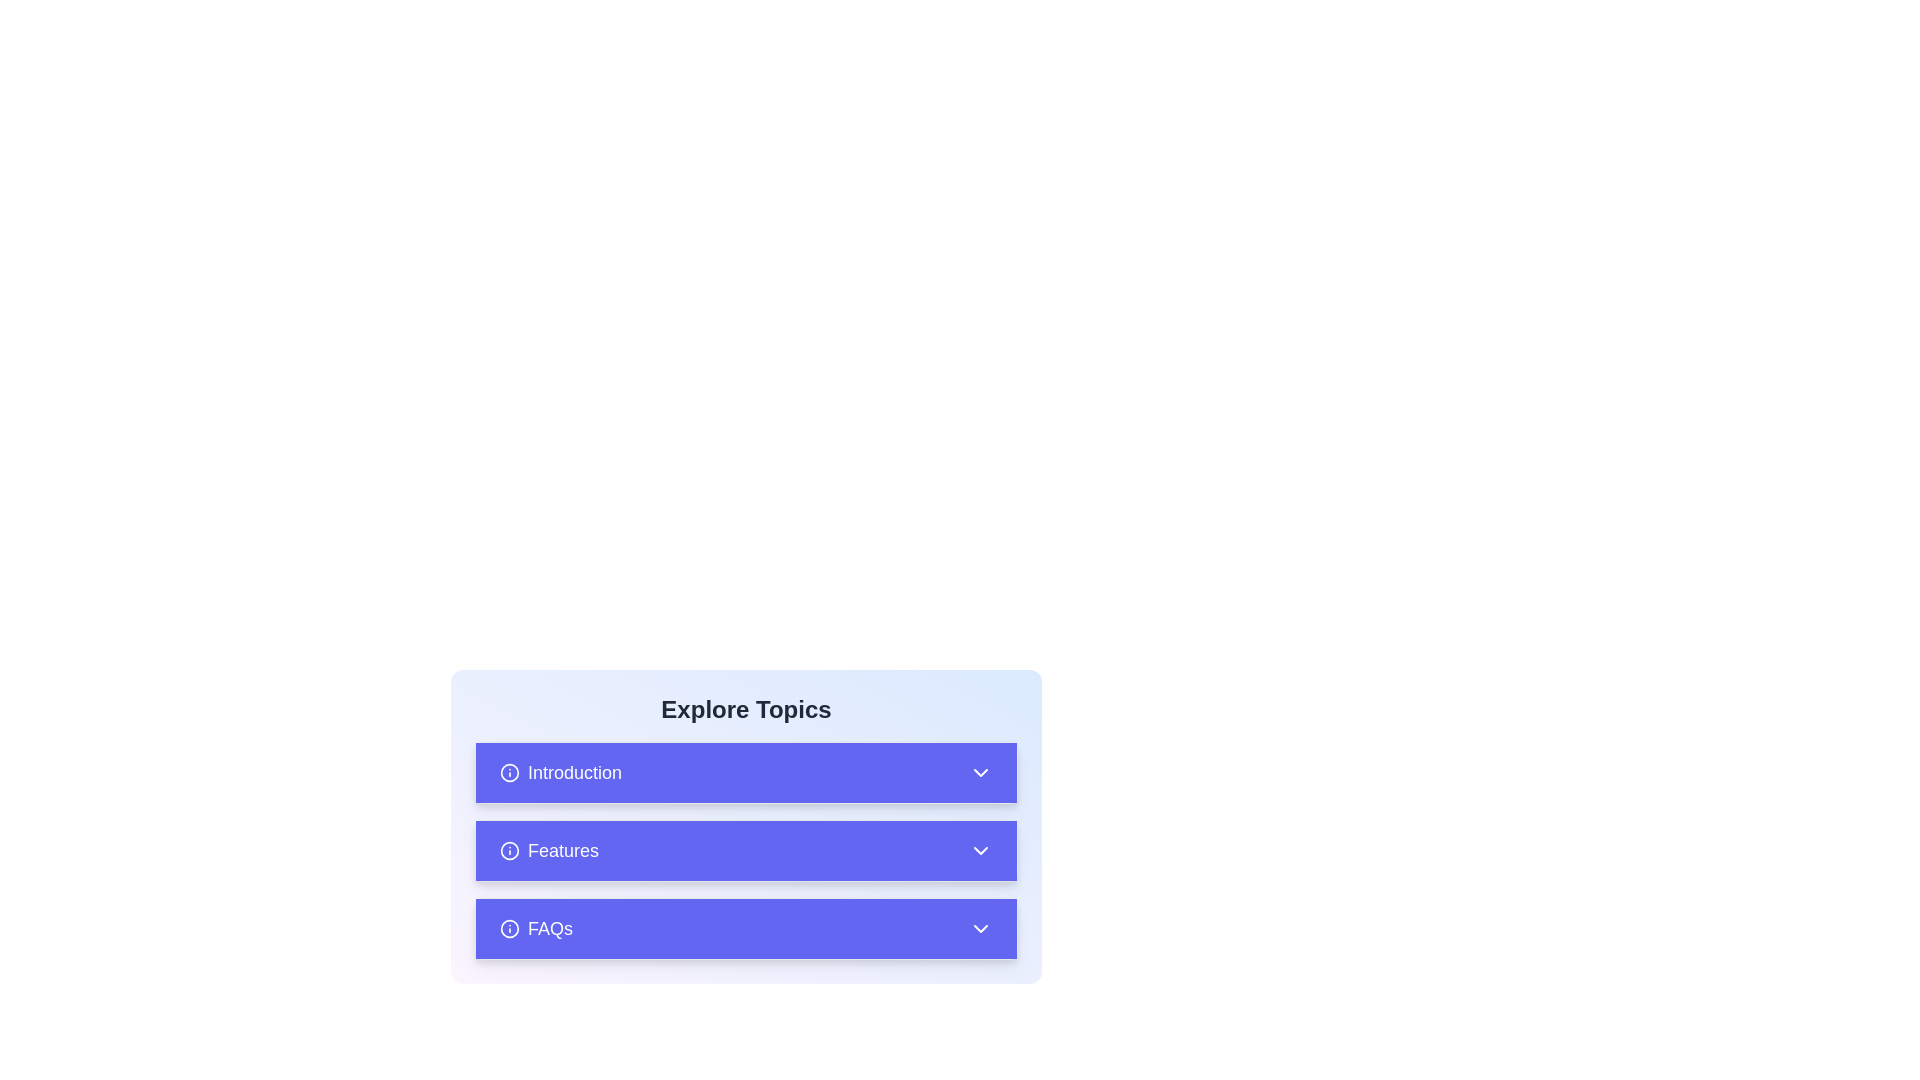 The height and width of the screenshot is (1080, 1920). I want to click on the information icon, which is a circular icon with an 'i' in it, styled with a white stroke against a purple background, so click(509, 929).